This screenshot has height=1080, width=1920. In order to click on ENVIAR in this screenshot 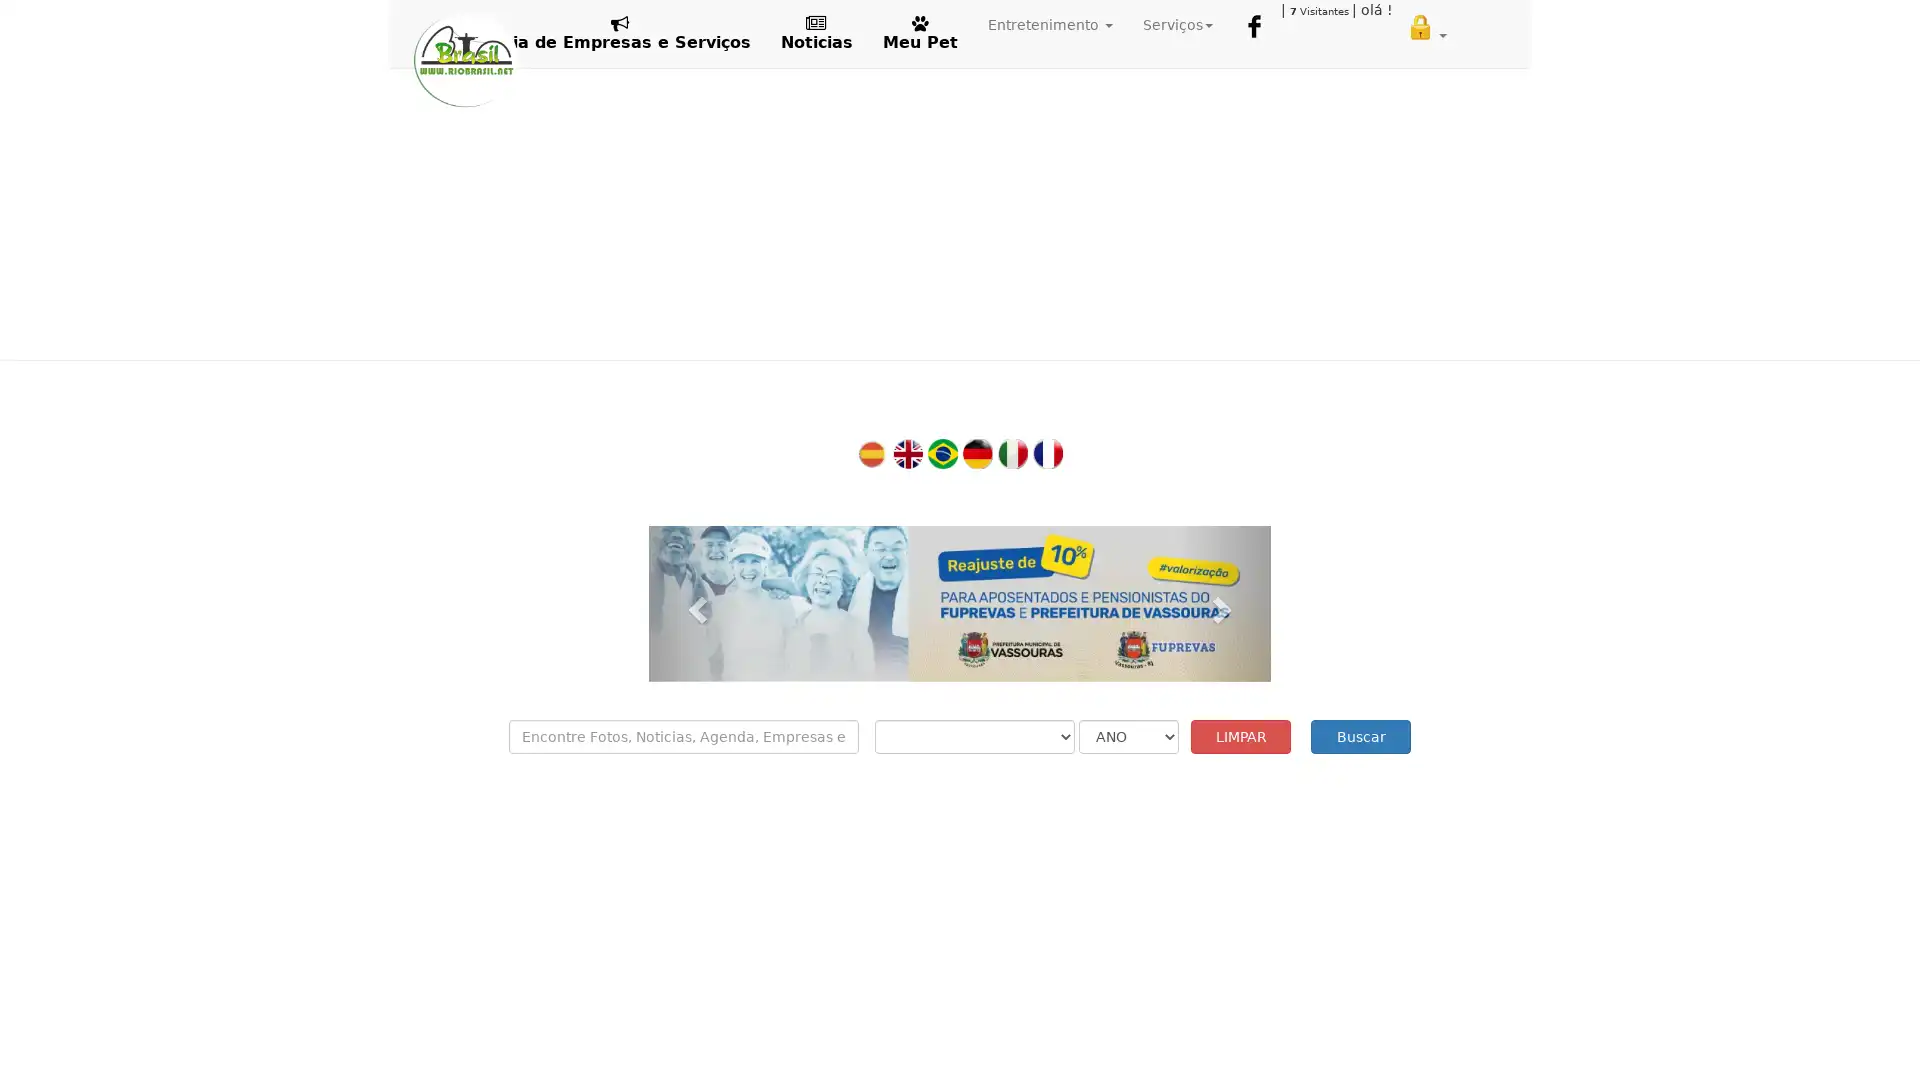, I will do `click(1418, 27)`.